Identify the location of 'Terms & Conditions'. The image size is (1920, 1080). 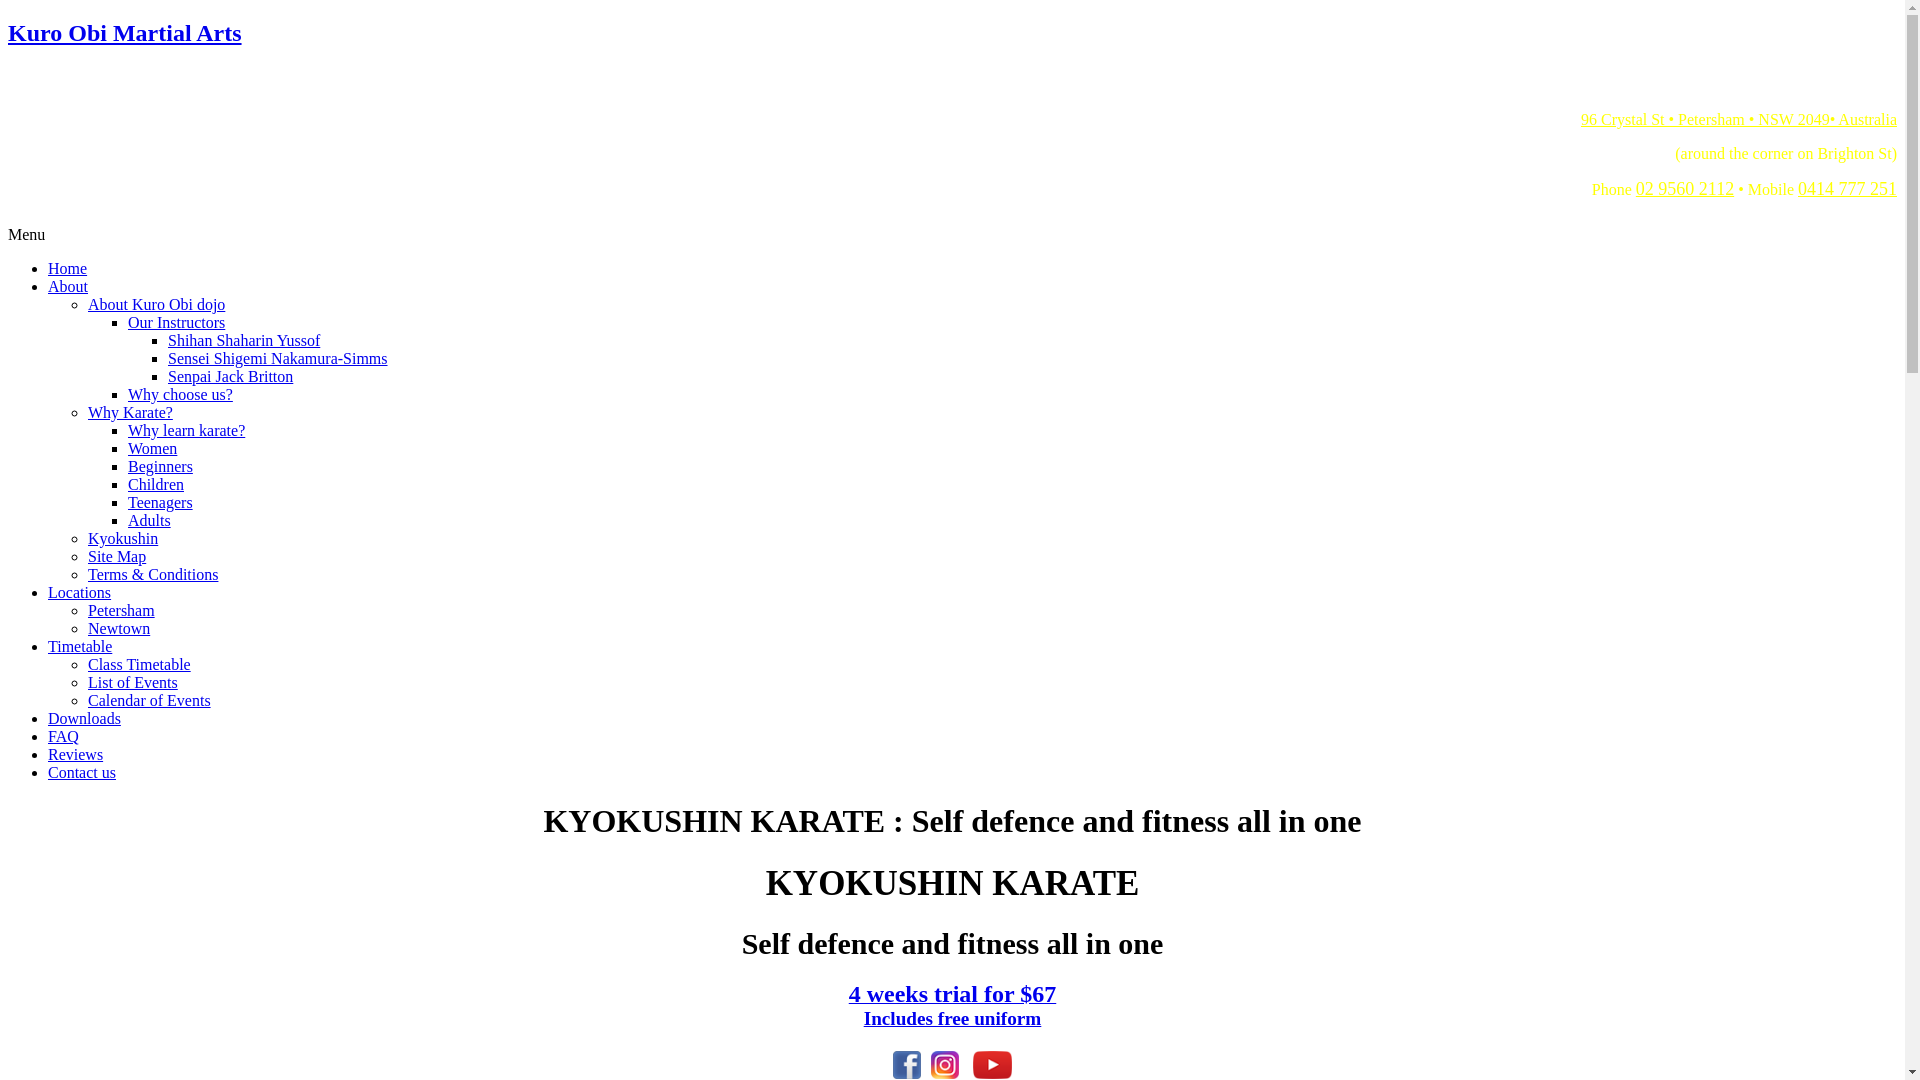
(152, 574).